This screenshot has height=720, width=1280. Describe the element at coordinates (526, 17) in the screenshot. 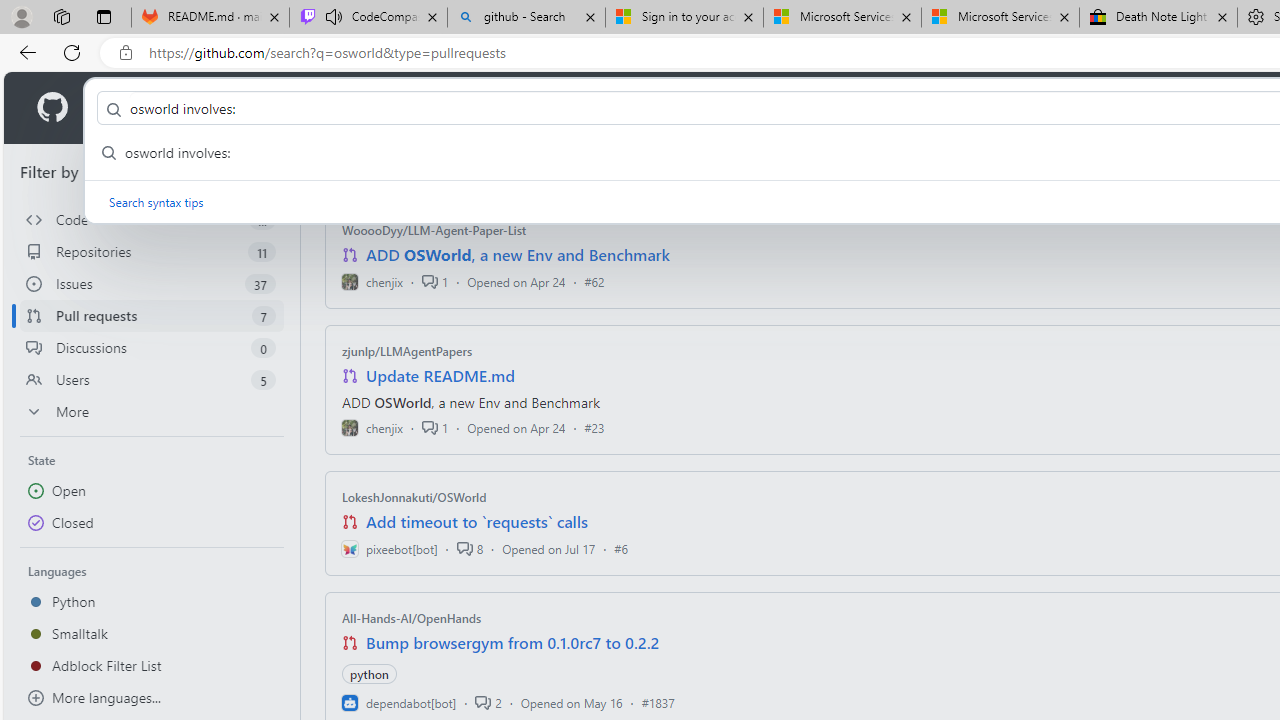

I see `'github - Search'` at that location.